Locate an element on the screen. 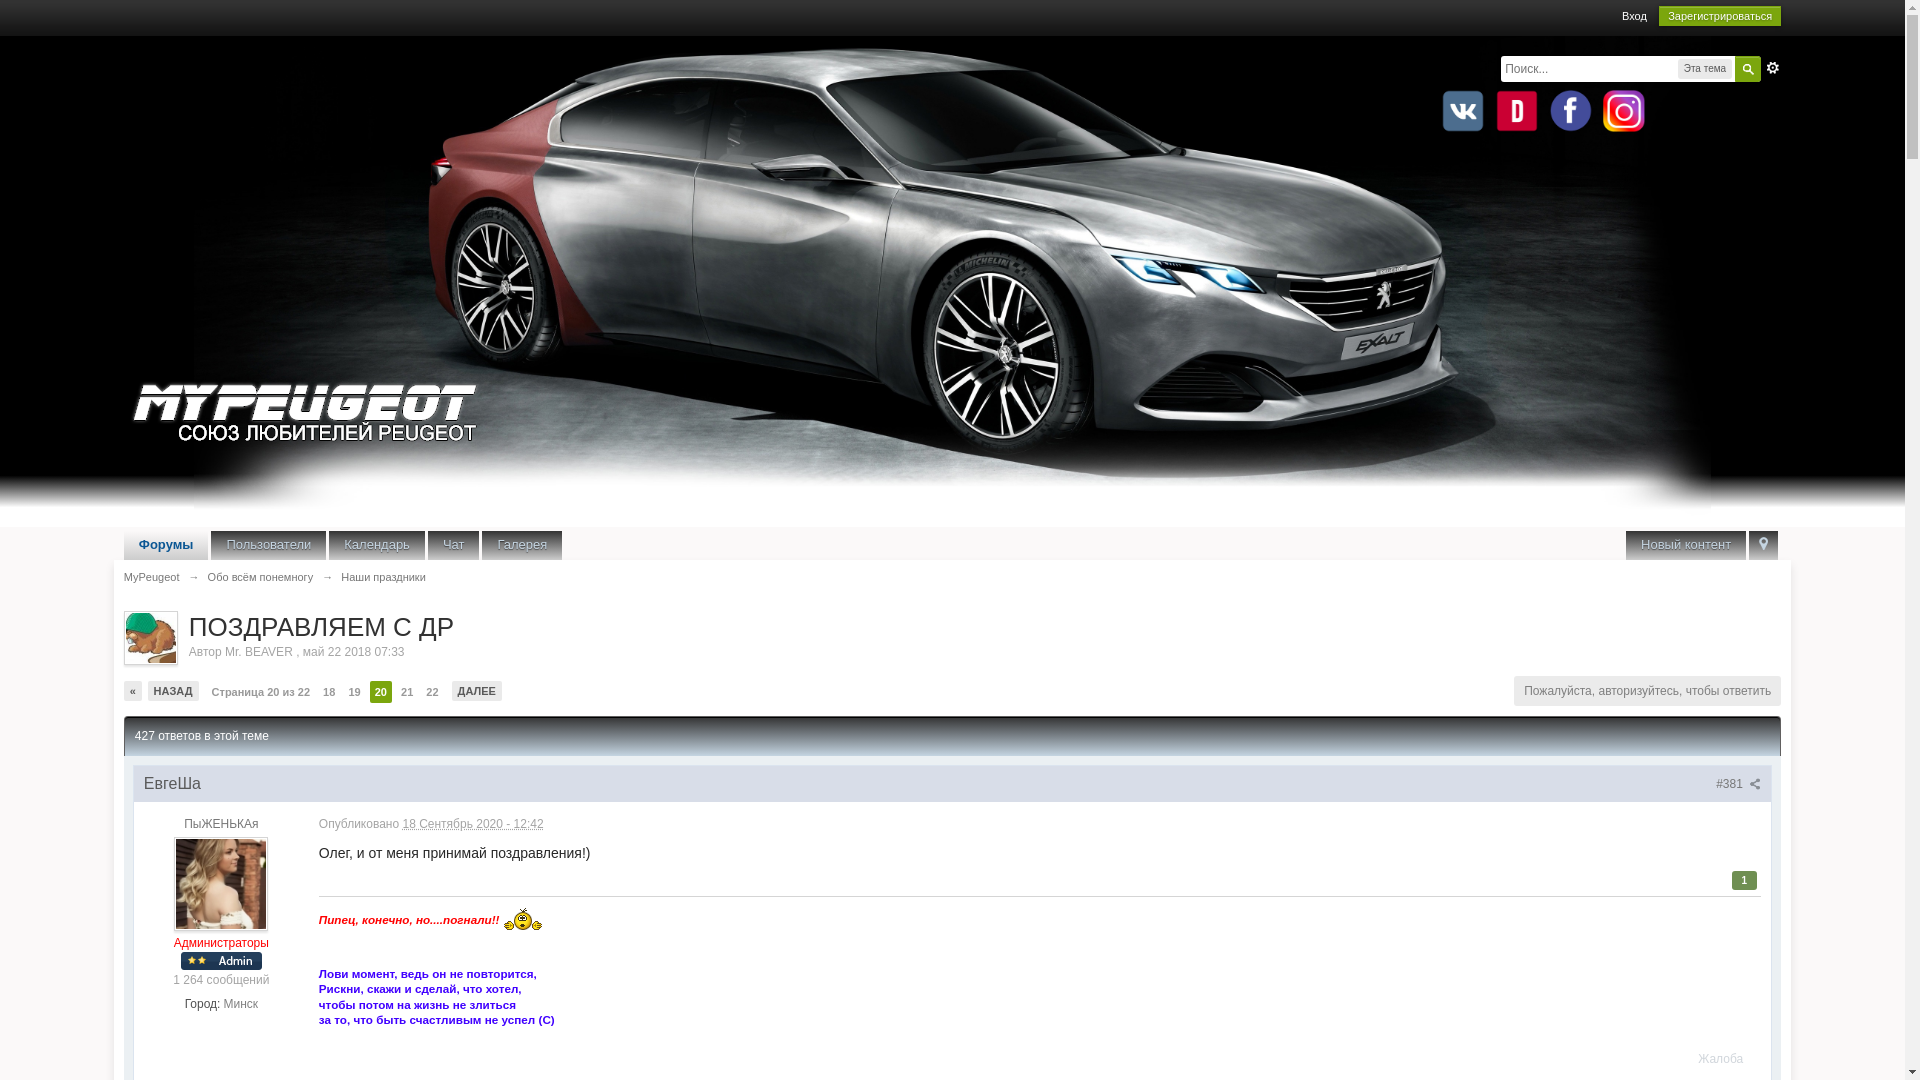  'Instagram' is located at coordinates (1623, 111).